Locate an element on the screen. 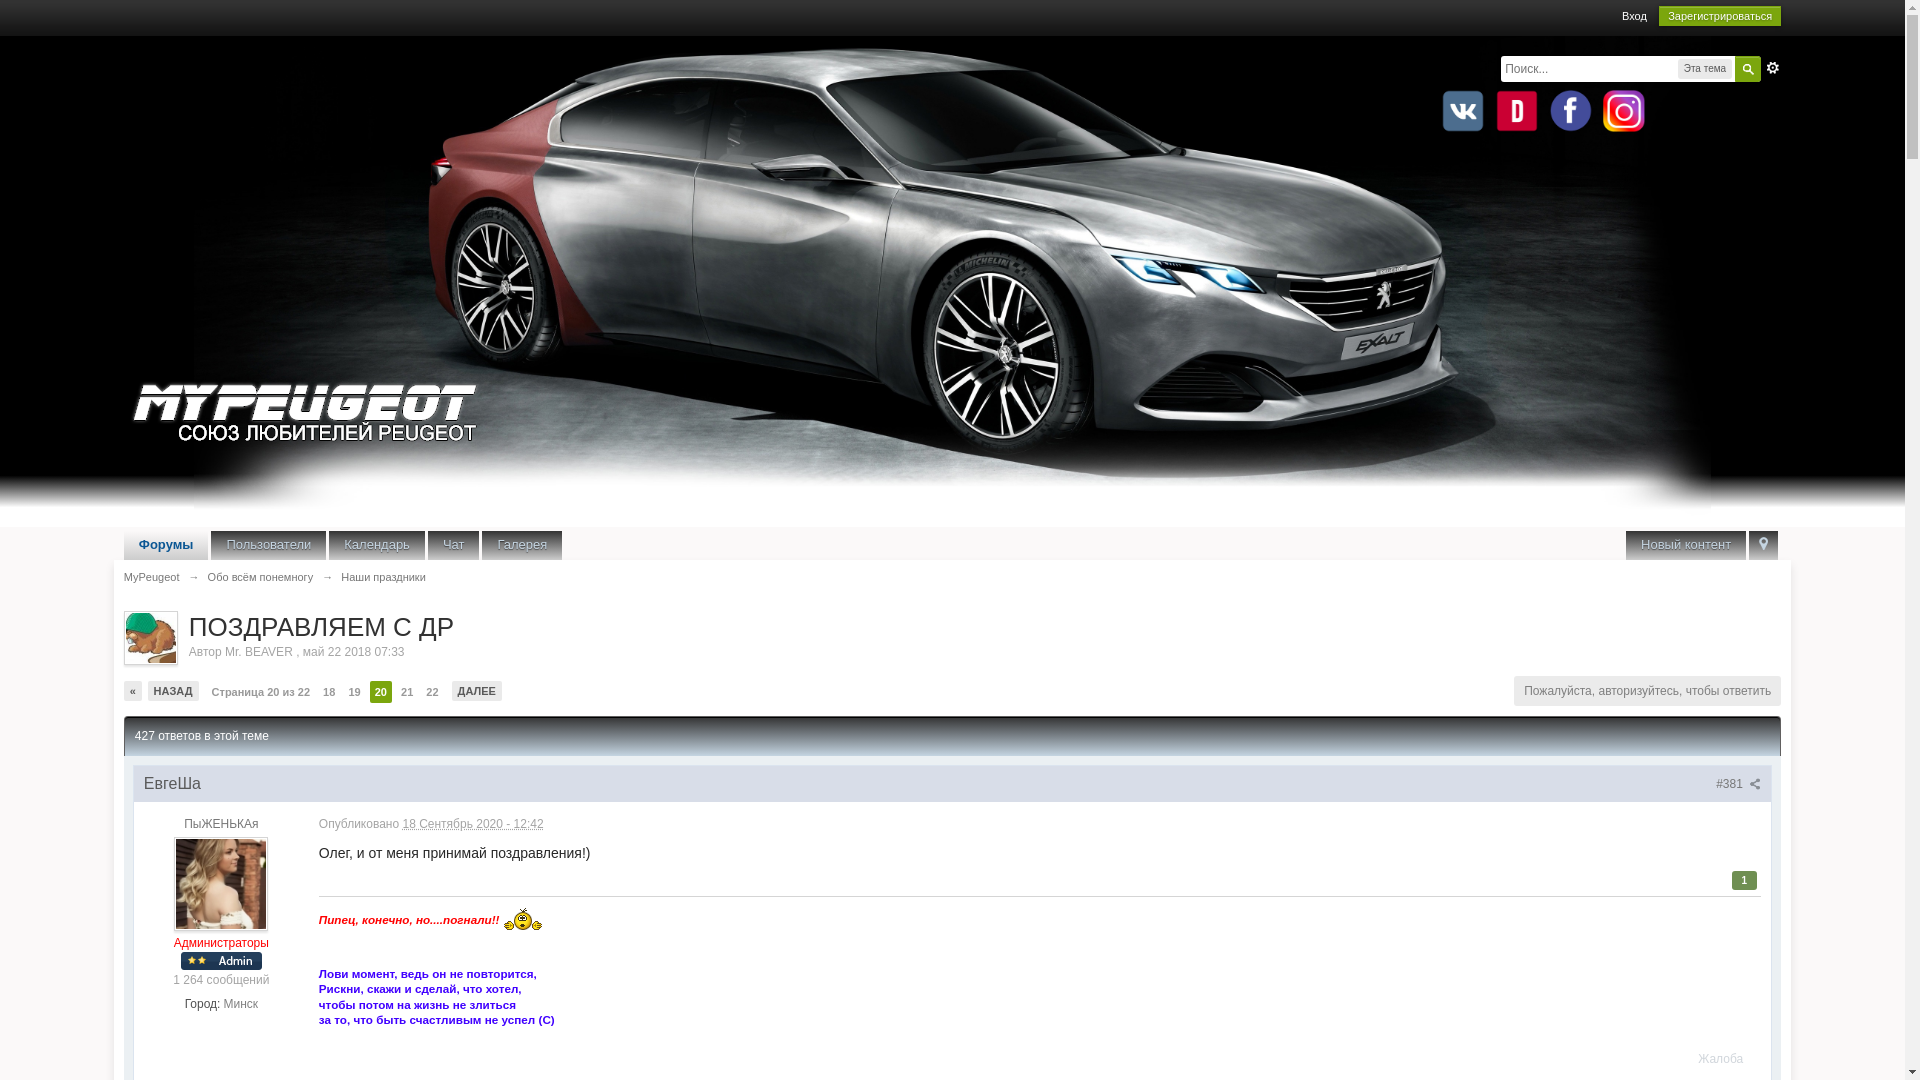  'Instagram' is located at coordinates (1623, 111).